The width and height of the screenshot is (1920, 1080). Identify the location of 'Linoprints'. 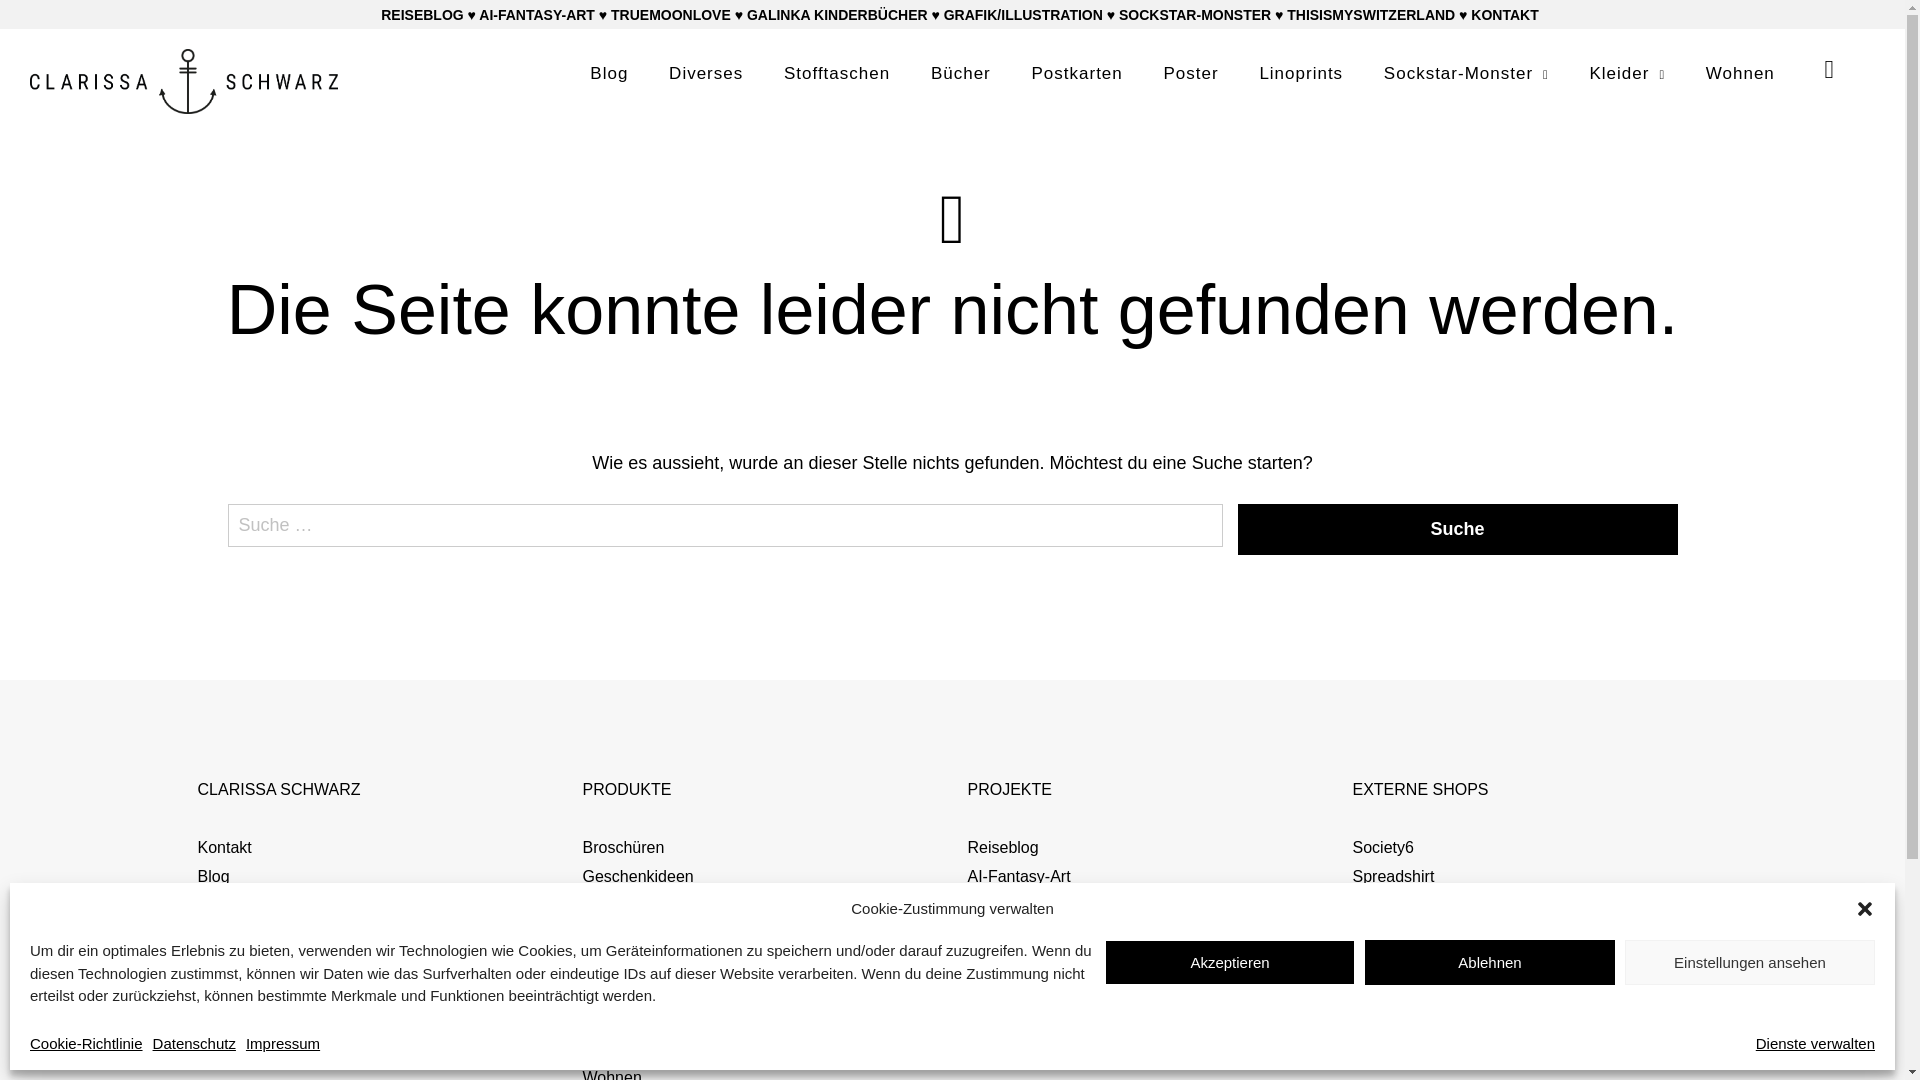
(1300, 72).